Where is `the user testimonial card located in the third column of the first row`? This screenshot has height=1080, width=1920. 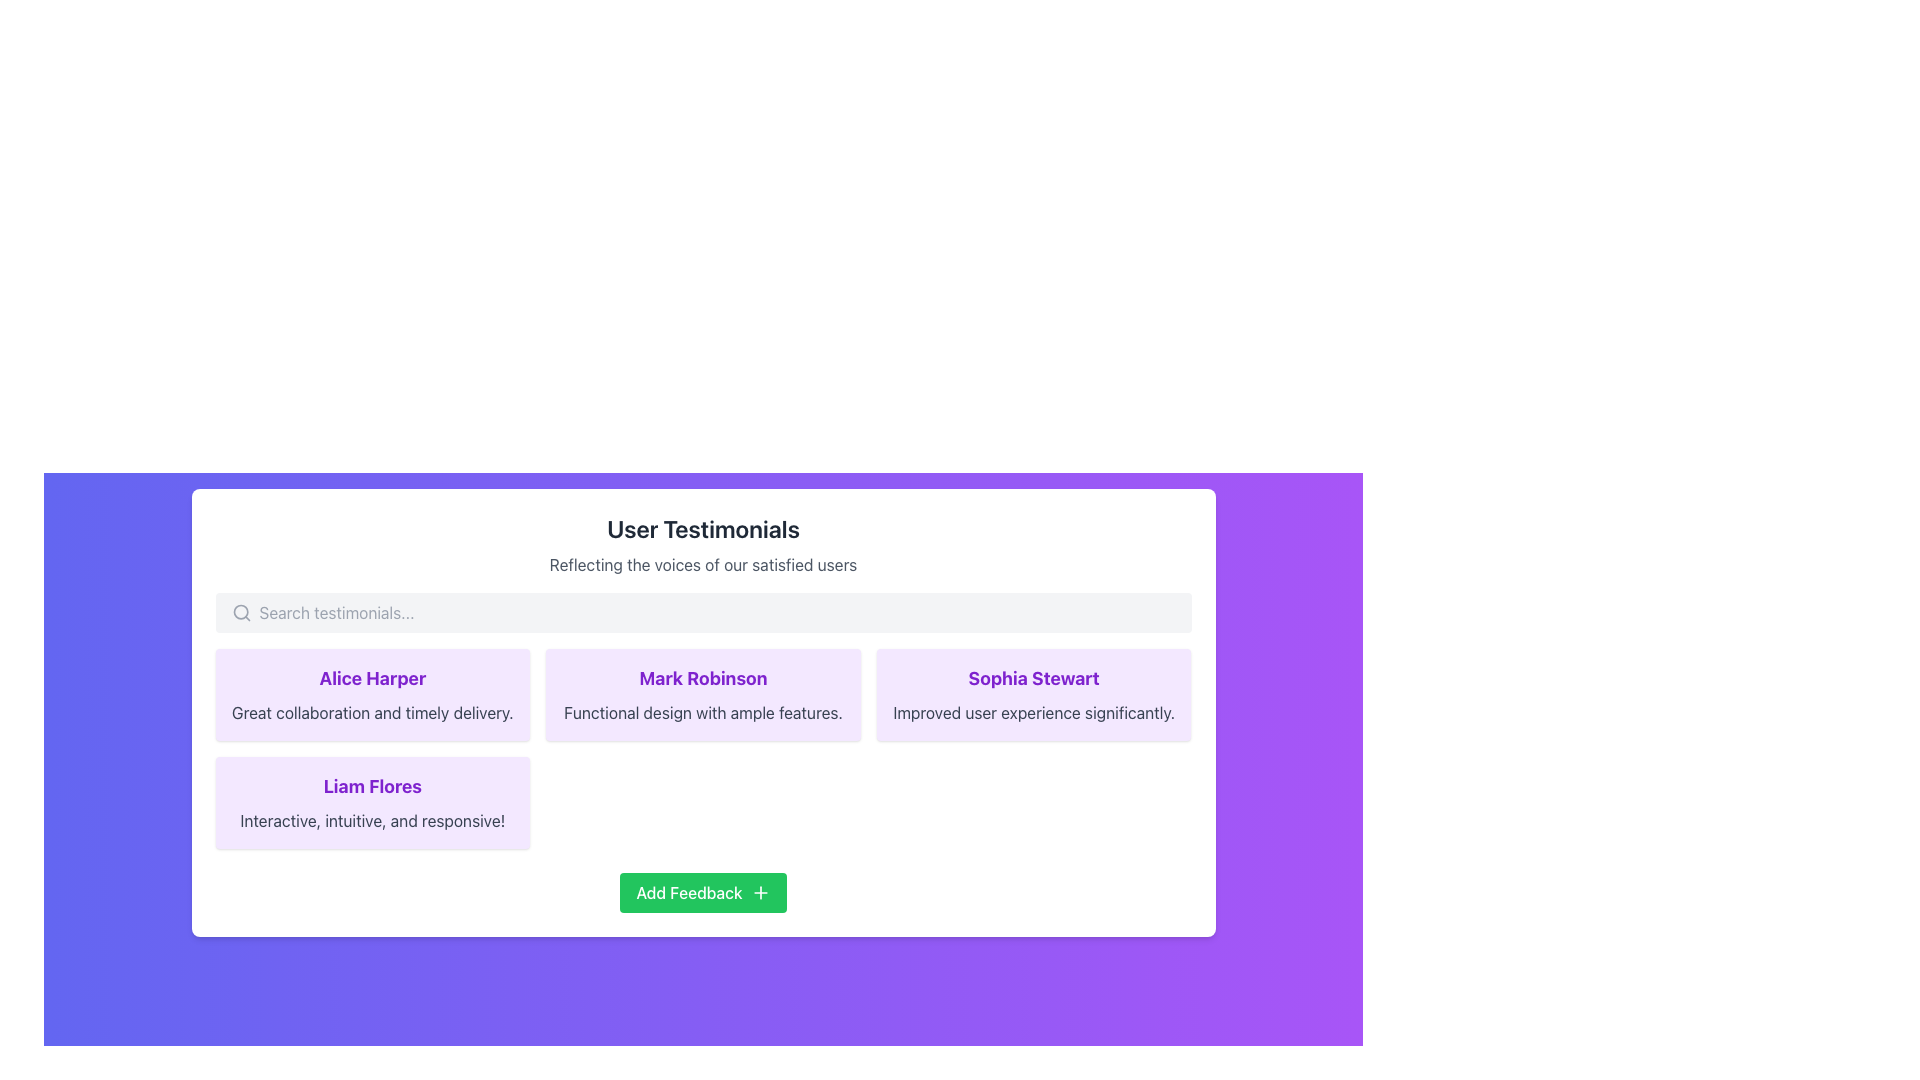 the user testimonial card located in the third column of the first row is located at coordinates (1033, 693).